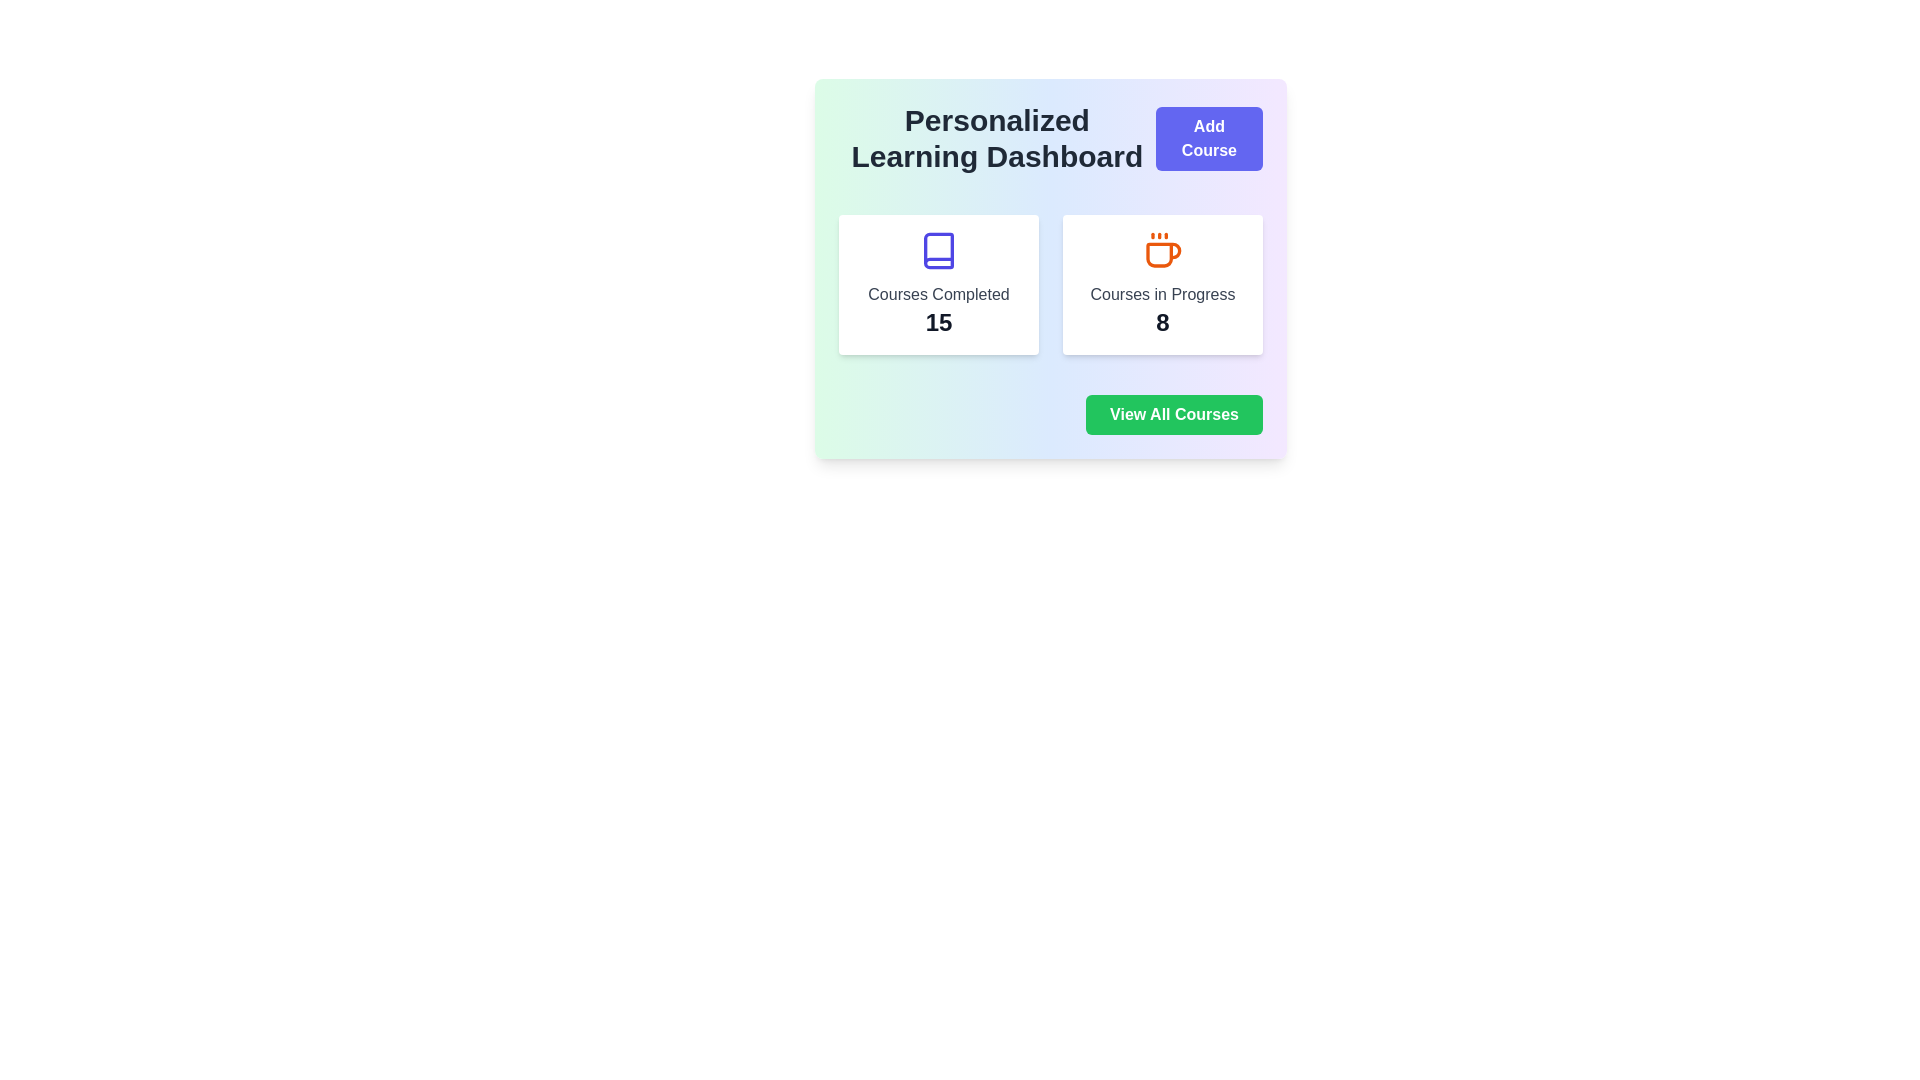 The height and width of the screenshot is (1080, 1920). What do you see at coordinates (1162, 249) in the screenshot?
I see `the icon that represents the 'Courses in Progress' section, located within the card labeled 'Courses in Progress', above the text 'Courses in Progress' and the number '8'` at bounding box center [1162, 249].